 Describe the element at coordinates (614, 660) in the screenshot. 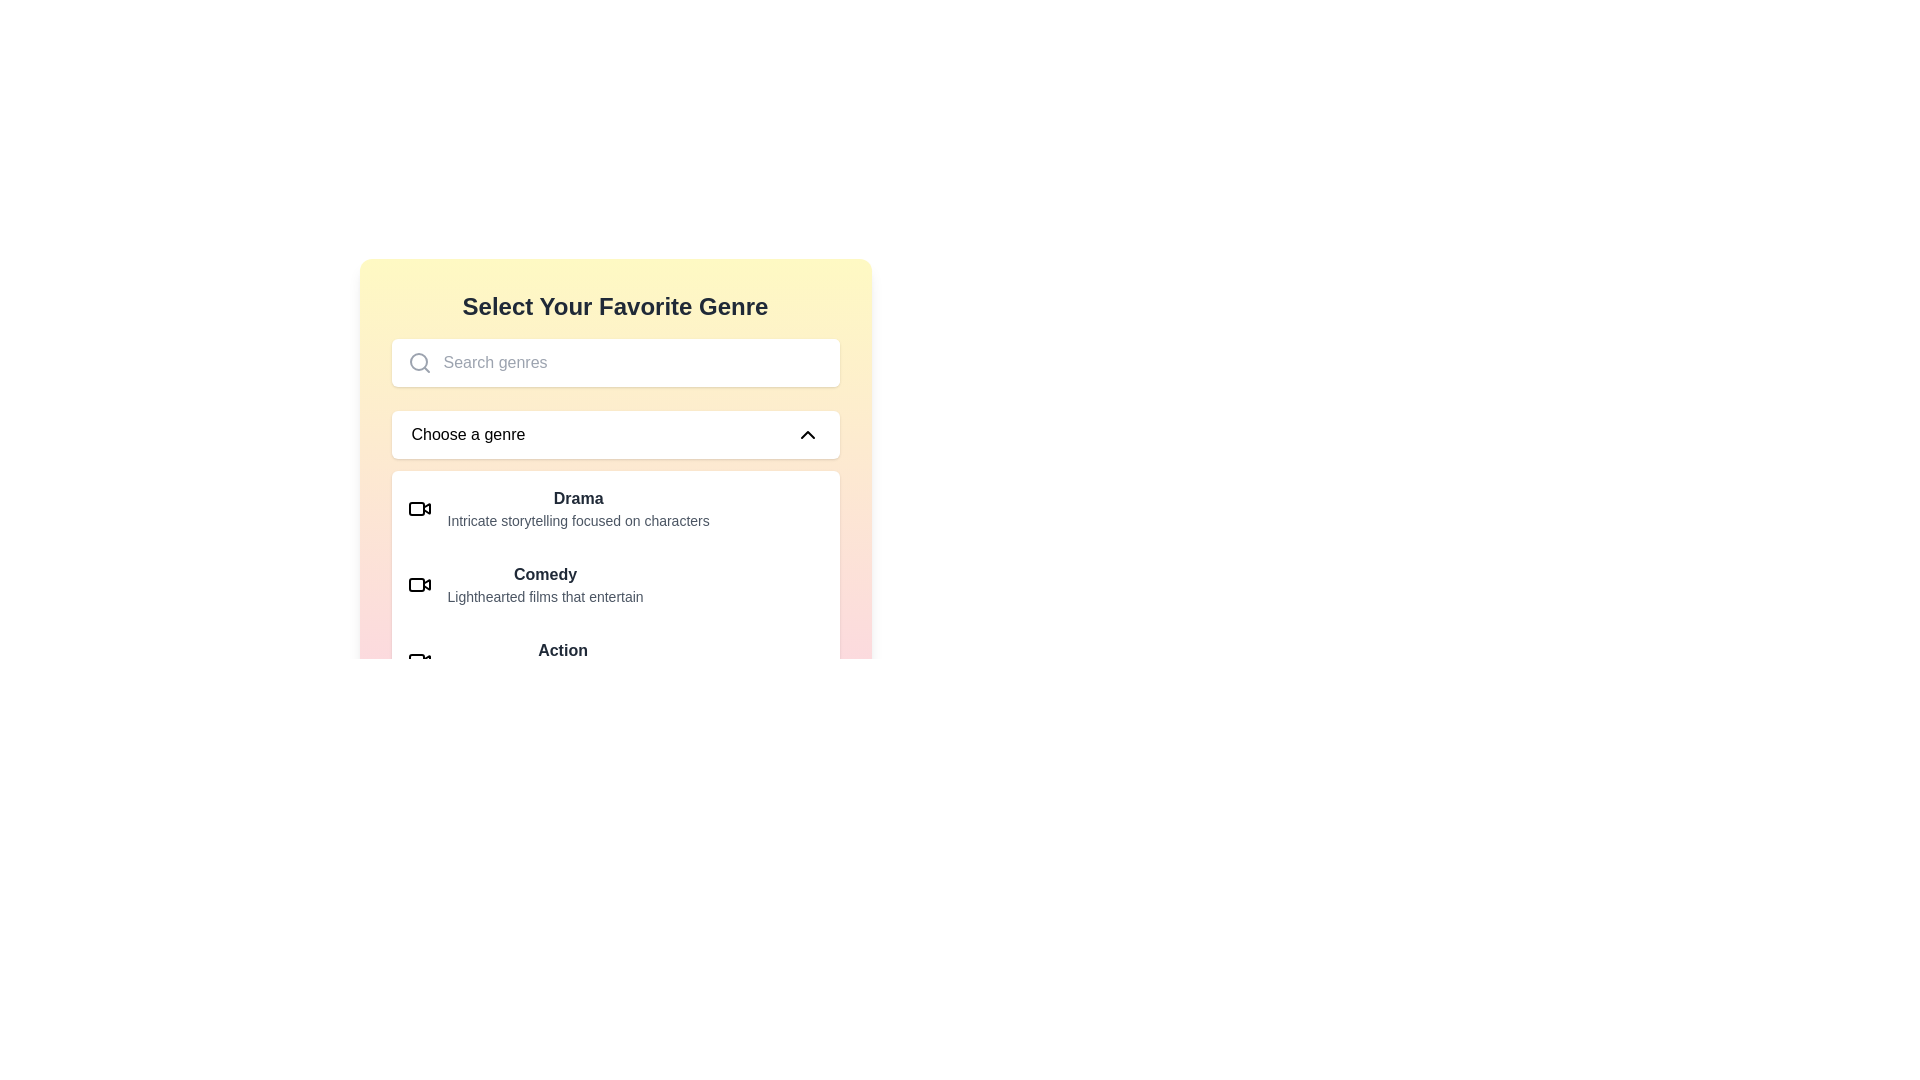

I see `the third row of the selectable list item labeled 'Action' in the 'Choose a genre' dropdown menu` at that location.